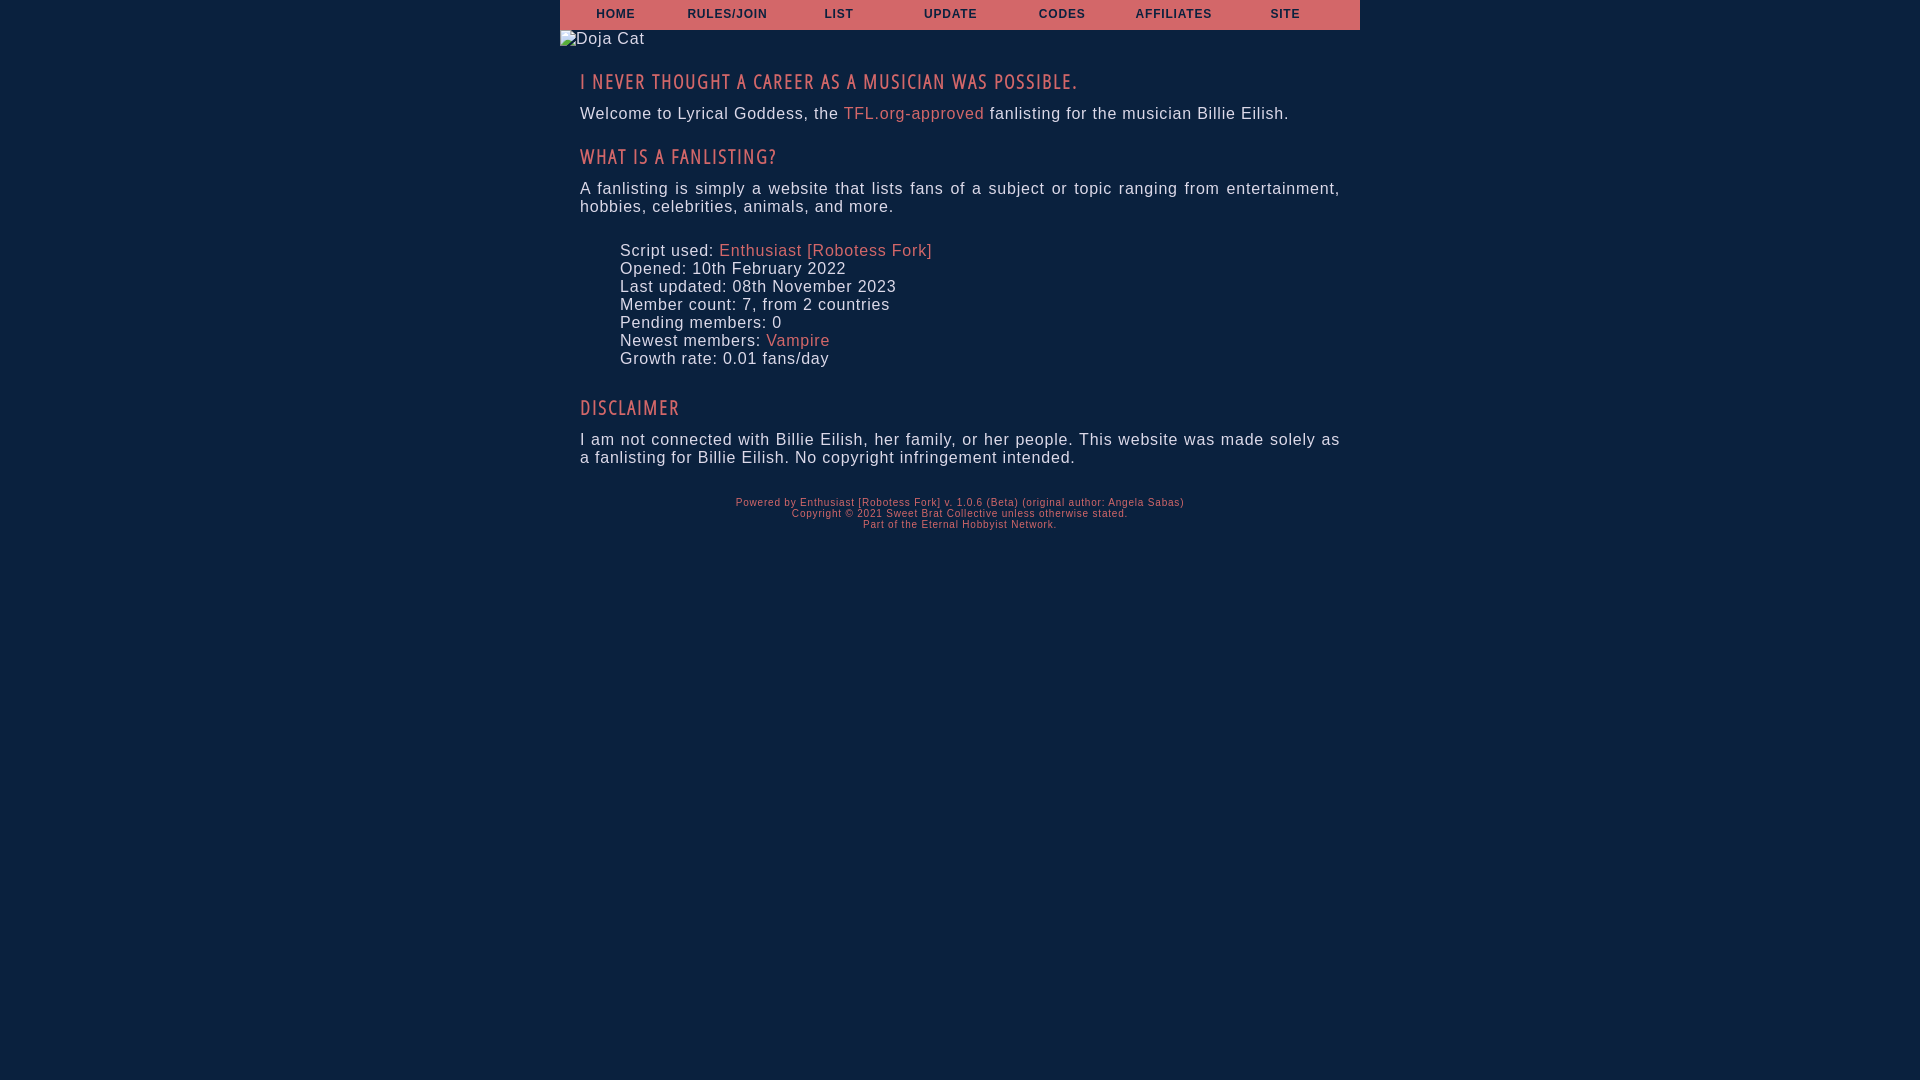 This screenshot has width=1920, height=1080. I want to click on 'Enthusiast [Robotess Fork] v. 1.0.6 (Beta)', so click(908, 501).